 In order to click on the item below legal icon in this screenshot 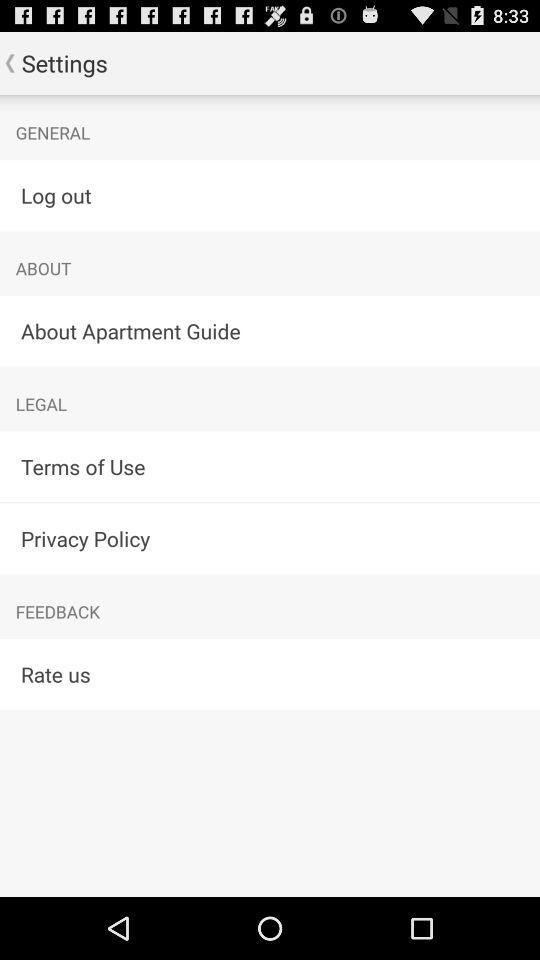, I will do `click(270, 466)`.